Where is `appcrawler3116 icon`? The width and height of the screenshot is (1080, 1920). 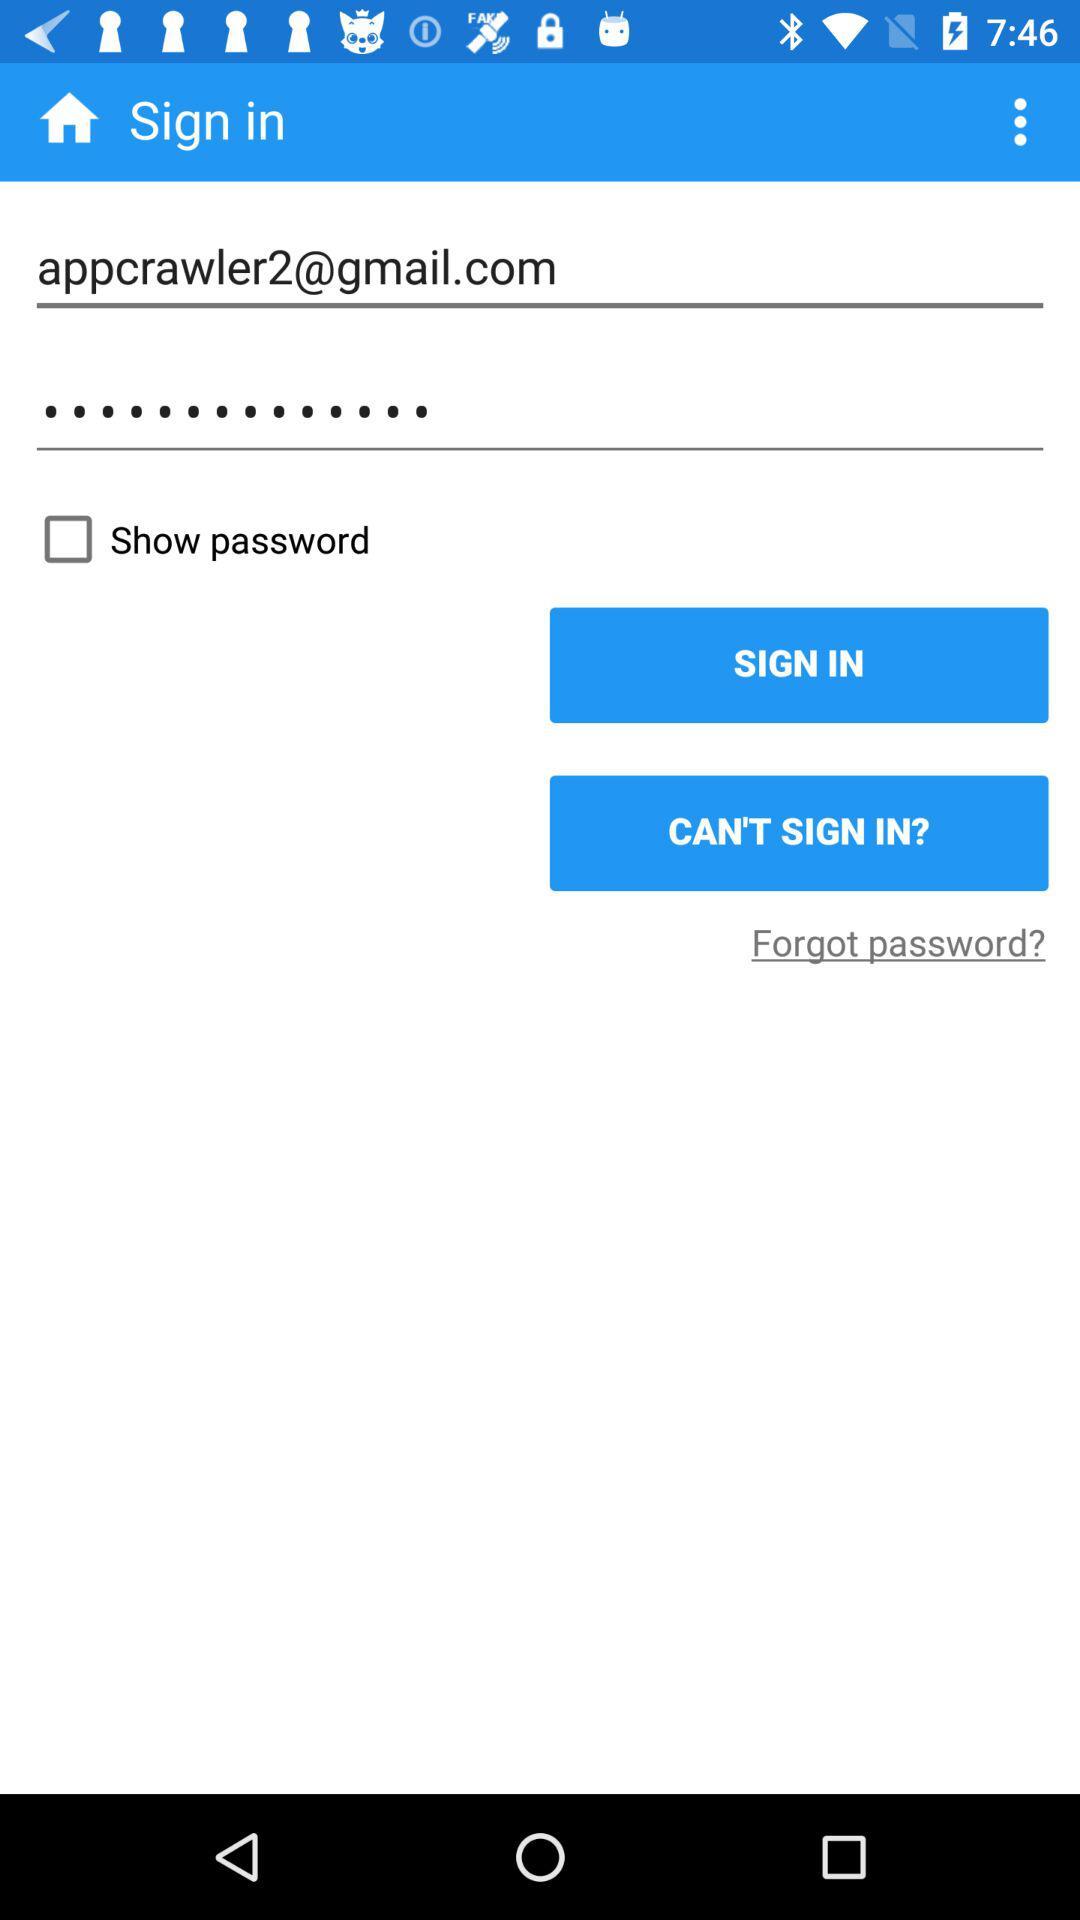 appcrawler3116 icon is located at coordinates (540, 410).